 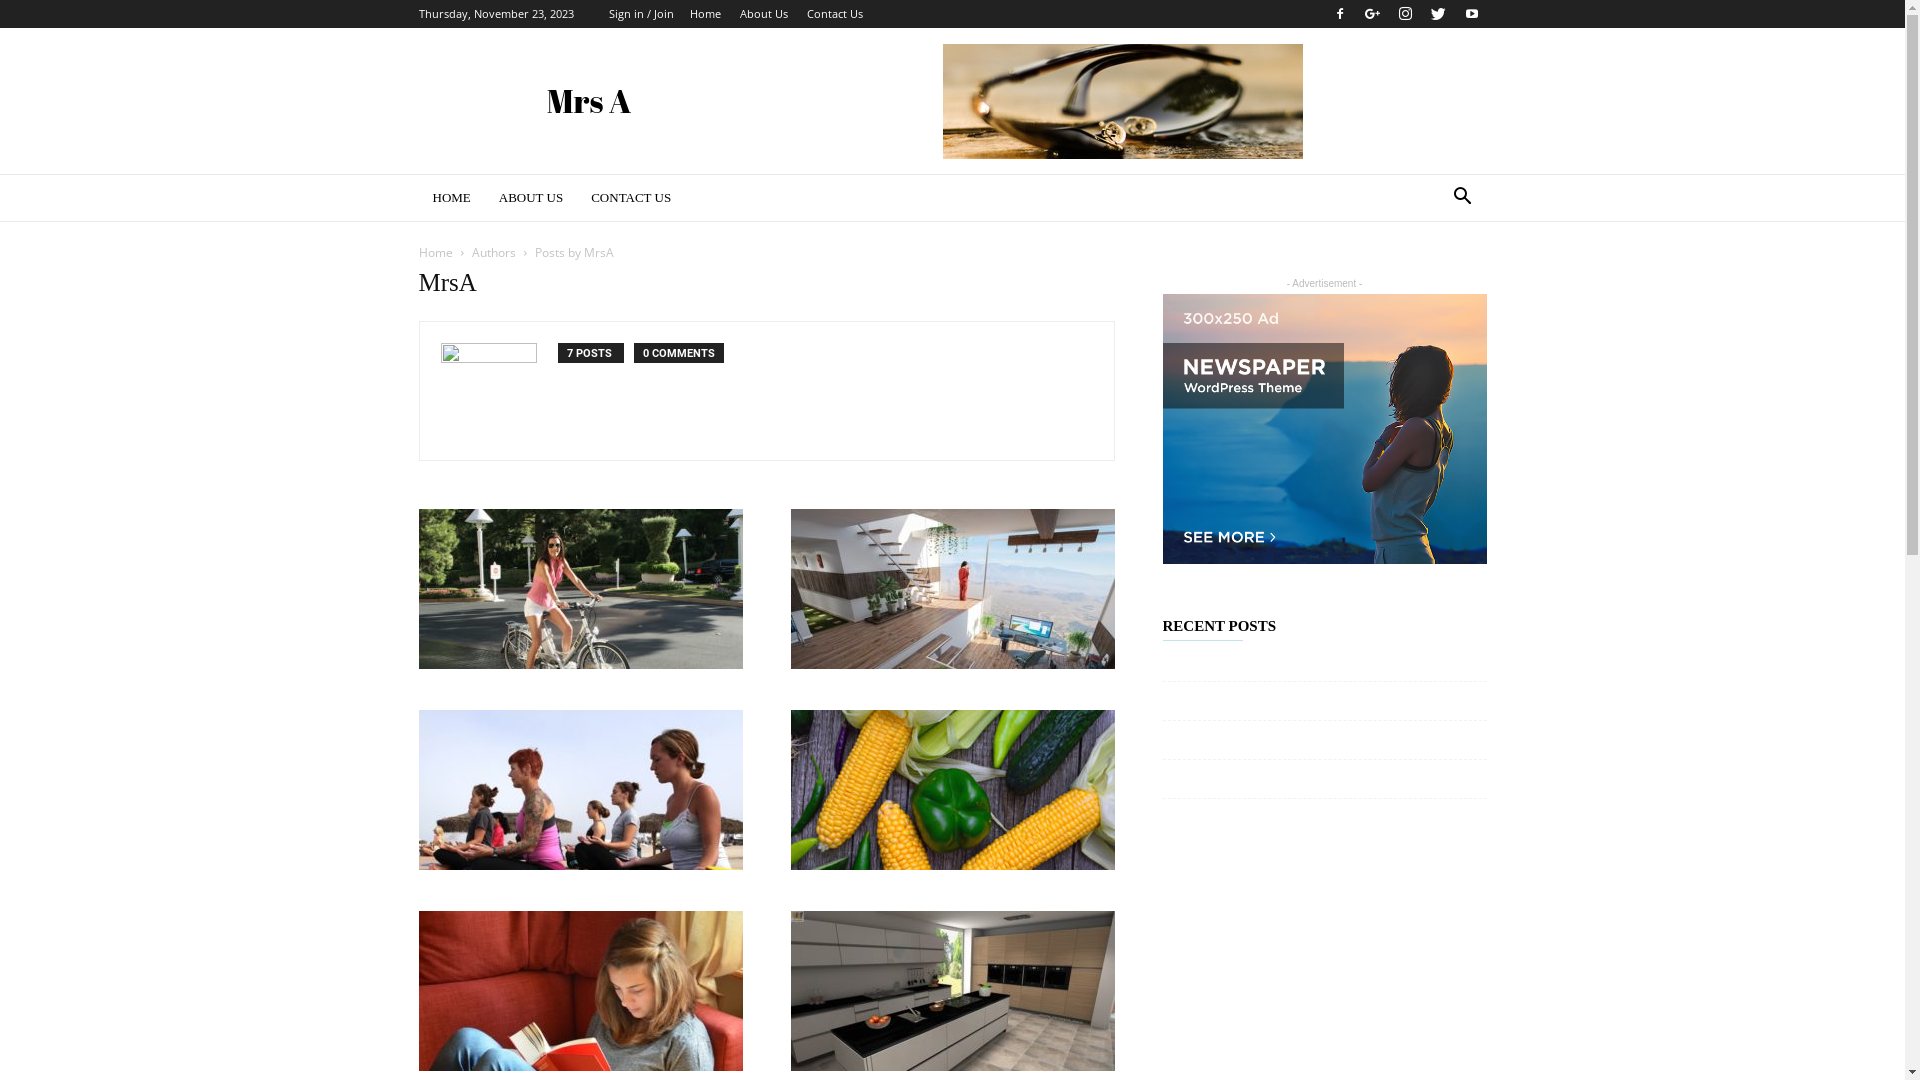 I want to click on 'Sign in / Join', so click(x=640, y=13).